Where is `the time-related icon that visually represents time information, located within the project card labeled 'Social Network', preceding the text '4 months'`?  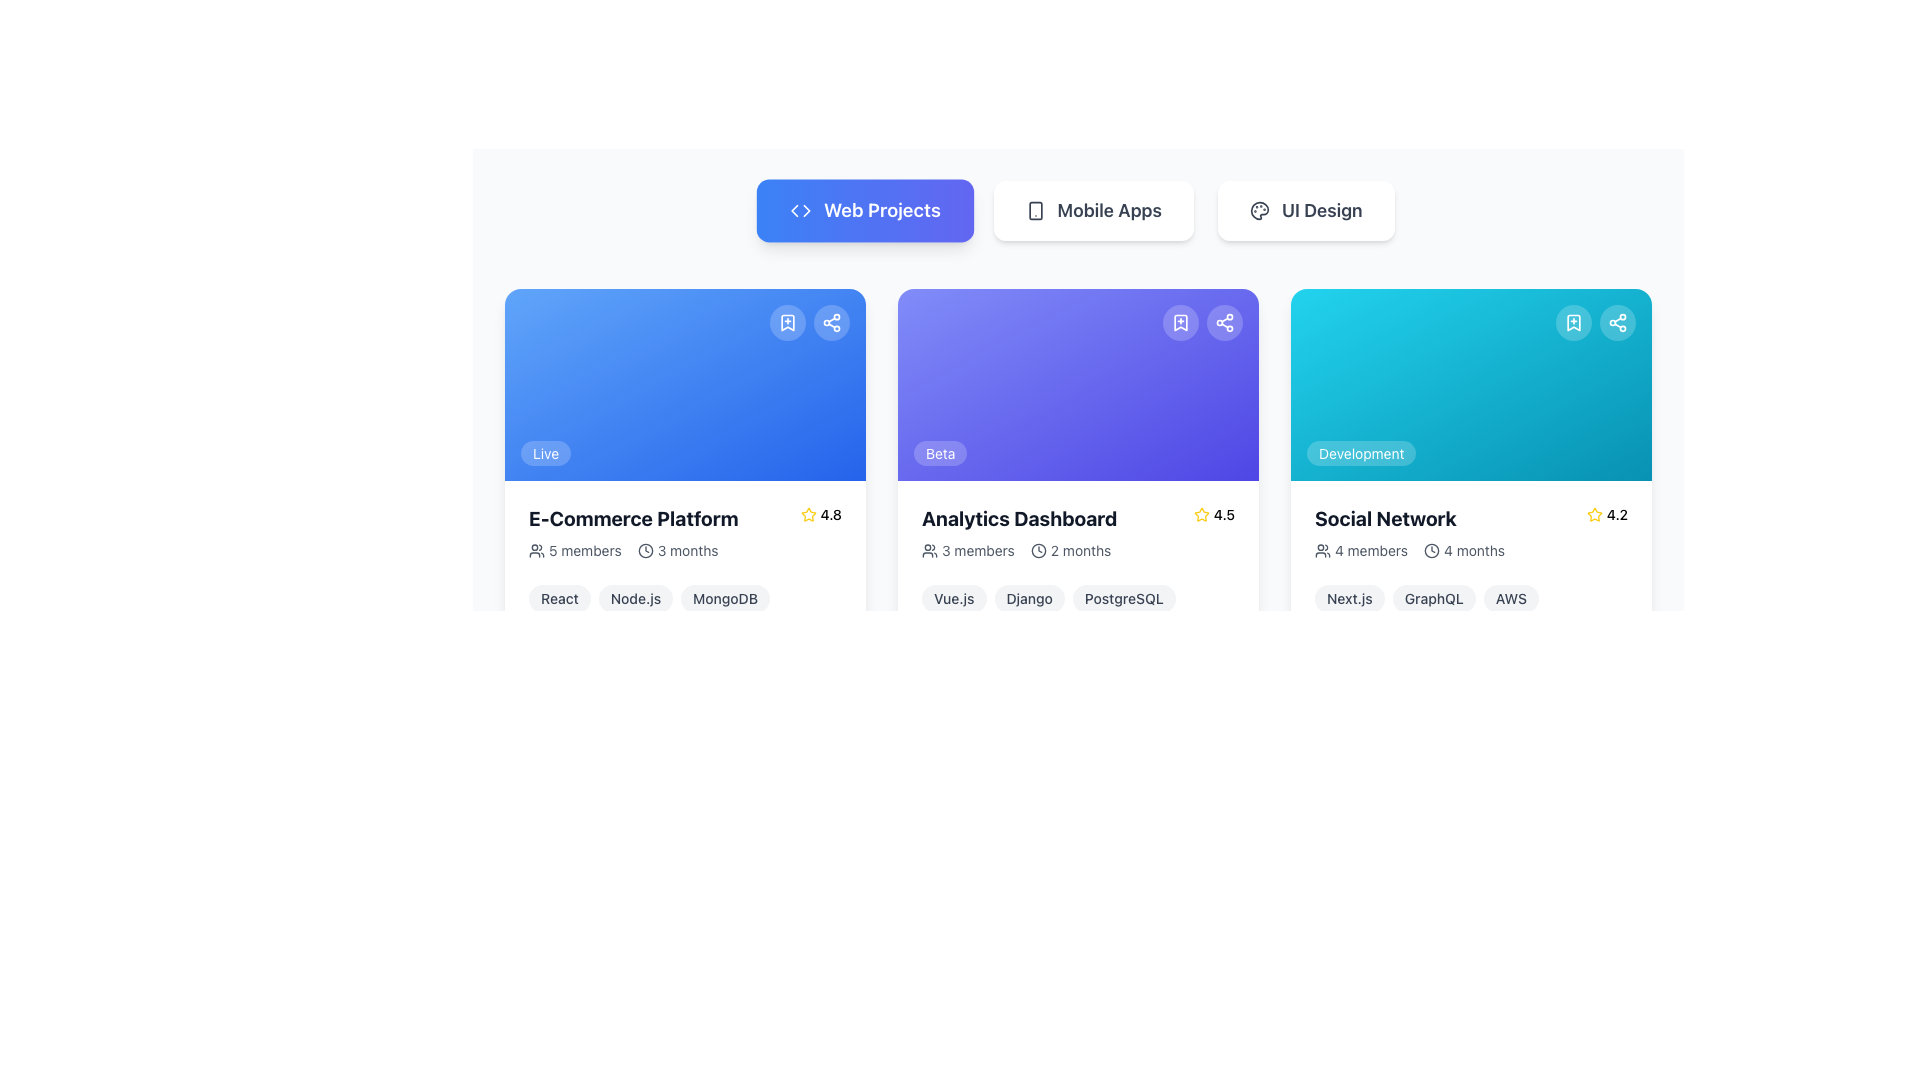 the time-related icon that visually represents time information, located within the project card labeled 'Social Network', preceding the text '4 months' is located at coordinates (1431, 551).